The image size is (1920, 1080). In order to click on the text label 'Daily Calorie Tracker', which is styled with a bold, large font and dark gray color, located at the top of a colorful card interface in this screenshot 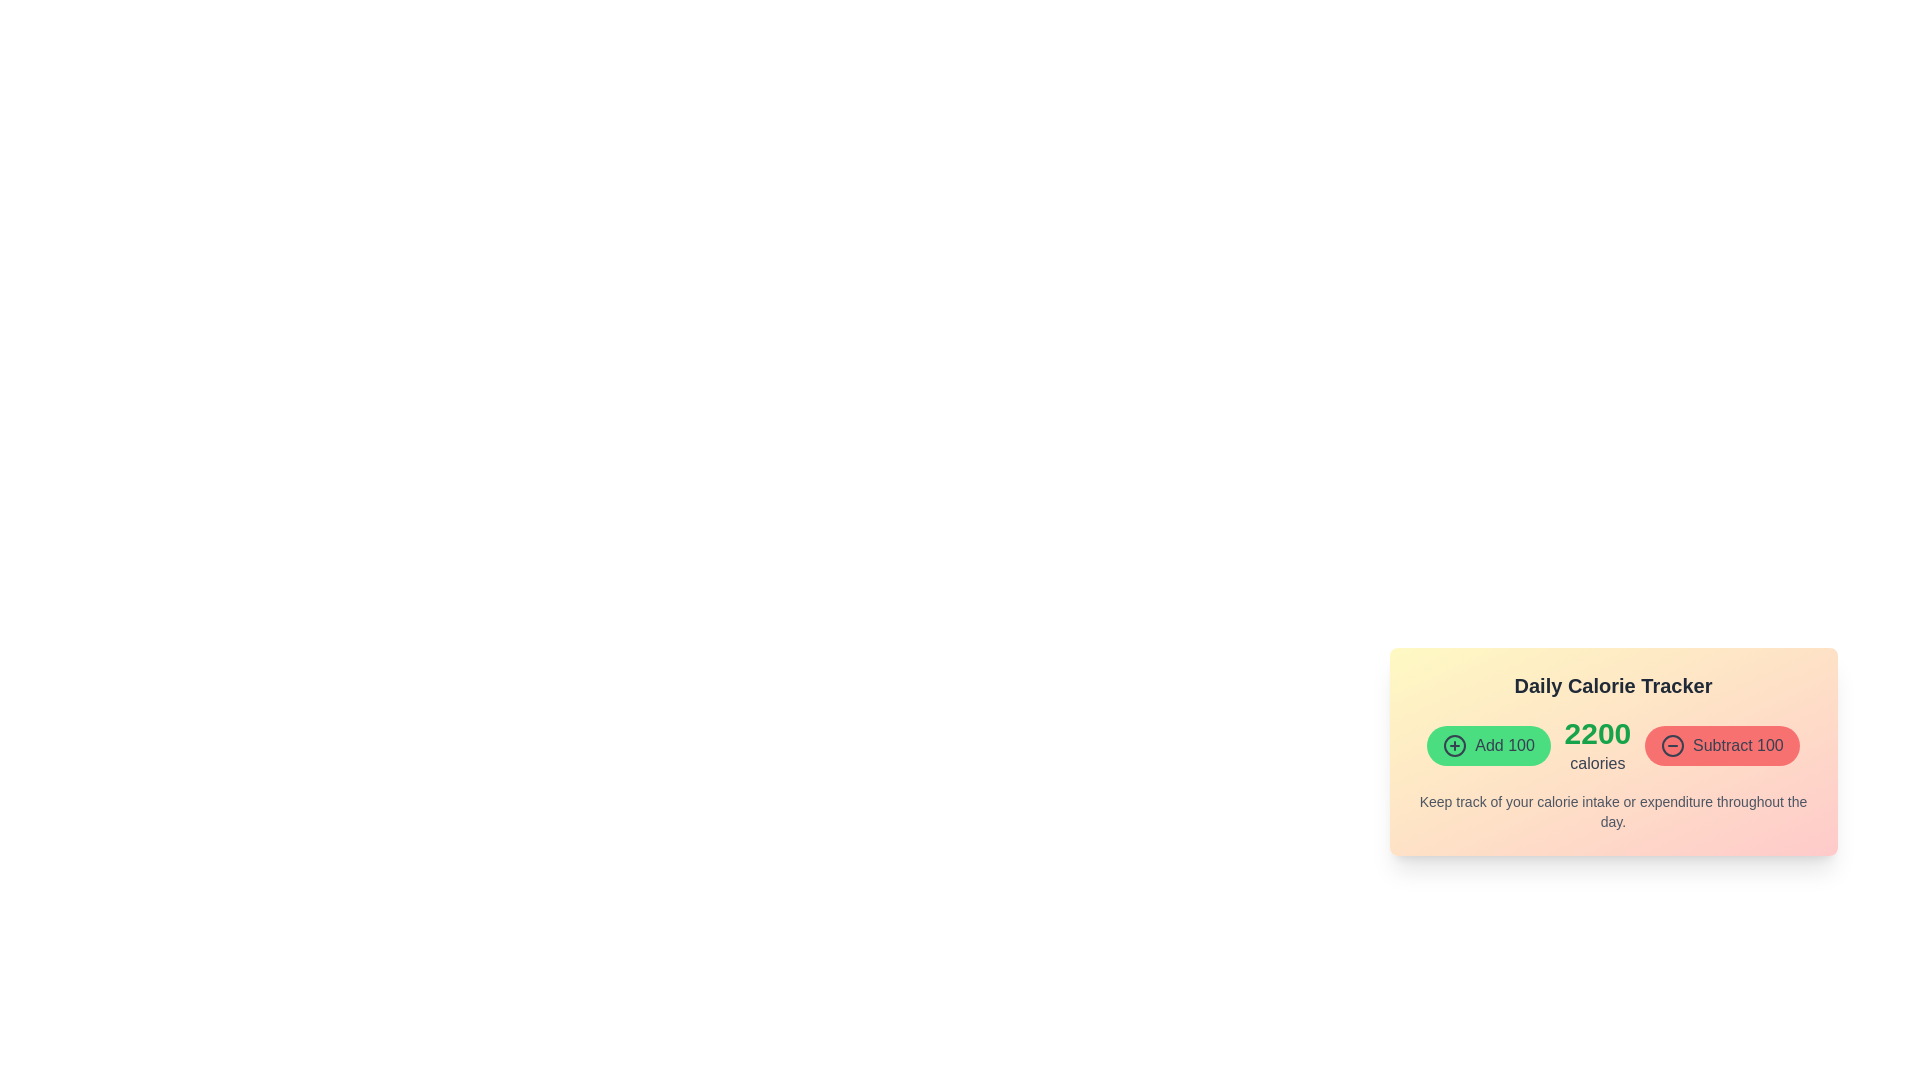, I will do `click(1613, 685)`.